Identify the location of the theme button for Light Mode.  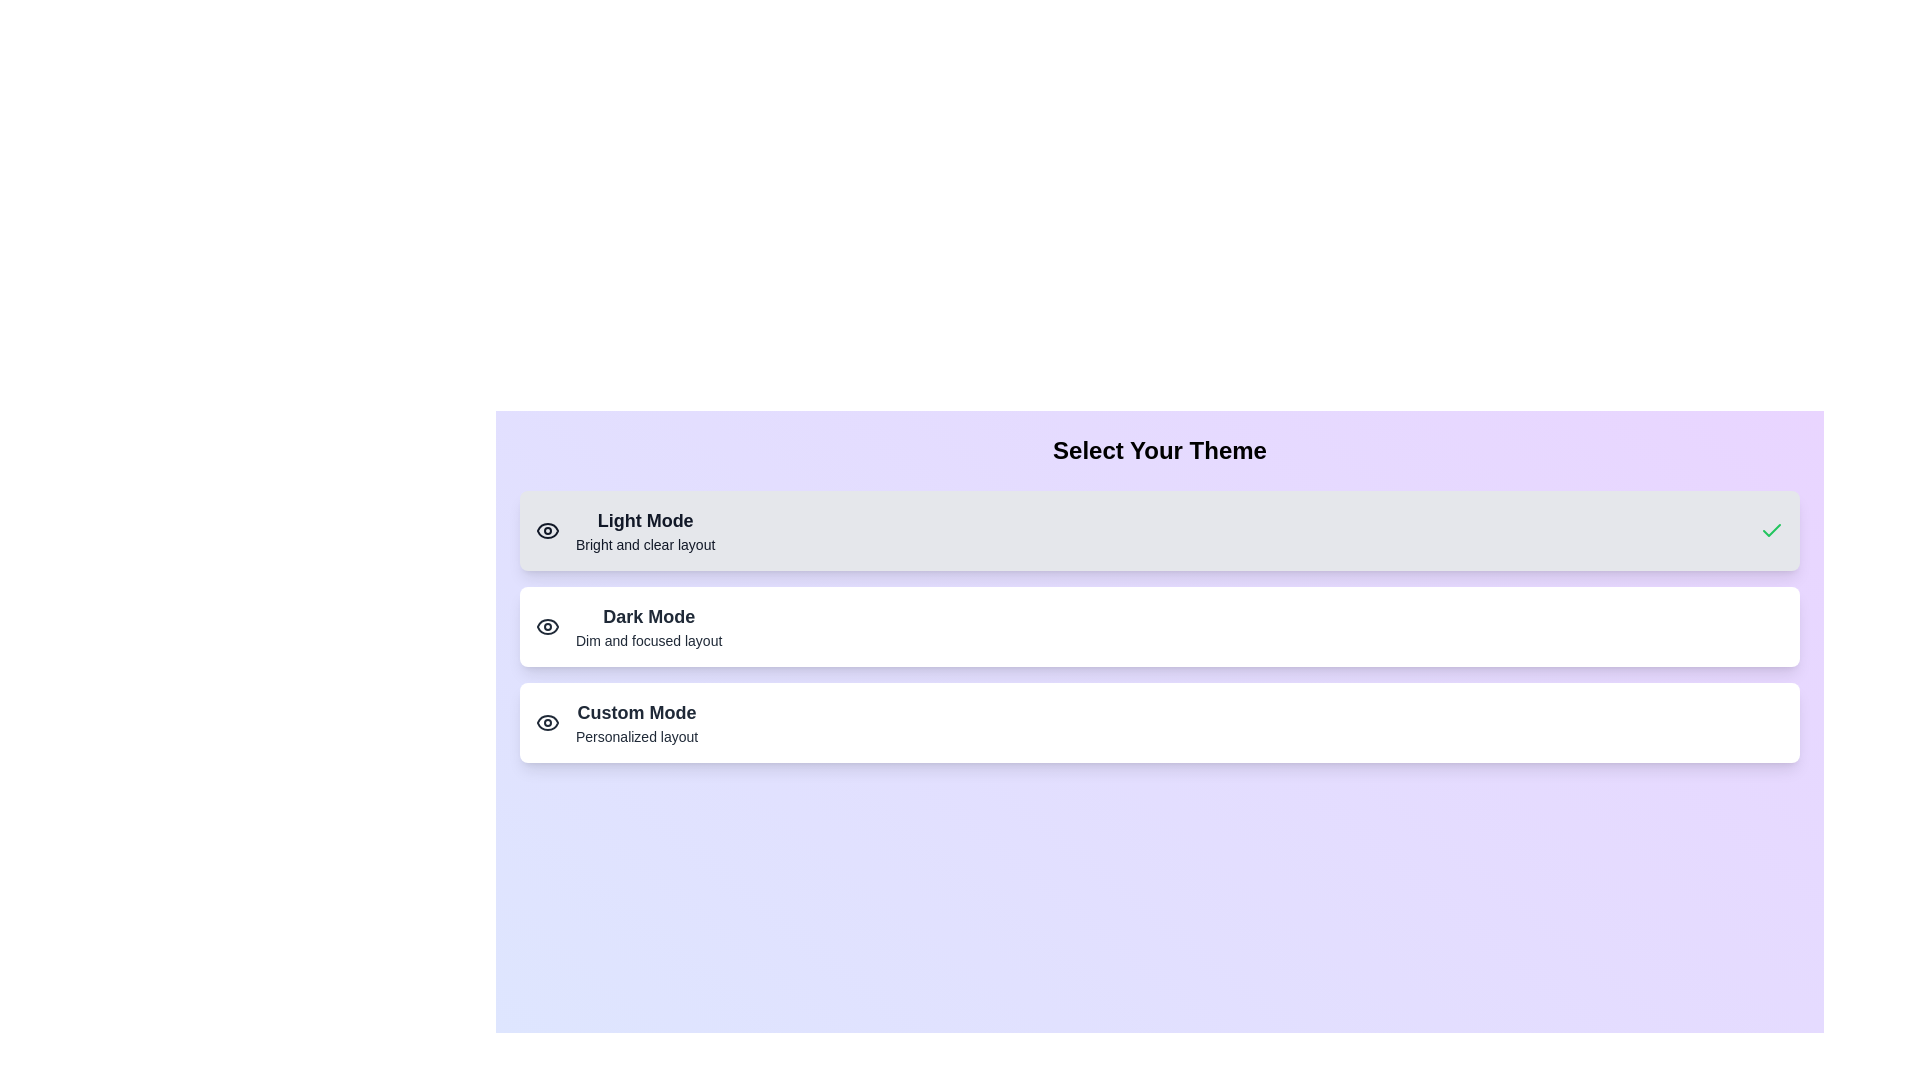
(1160, 530).